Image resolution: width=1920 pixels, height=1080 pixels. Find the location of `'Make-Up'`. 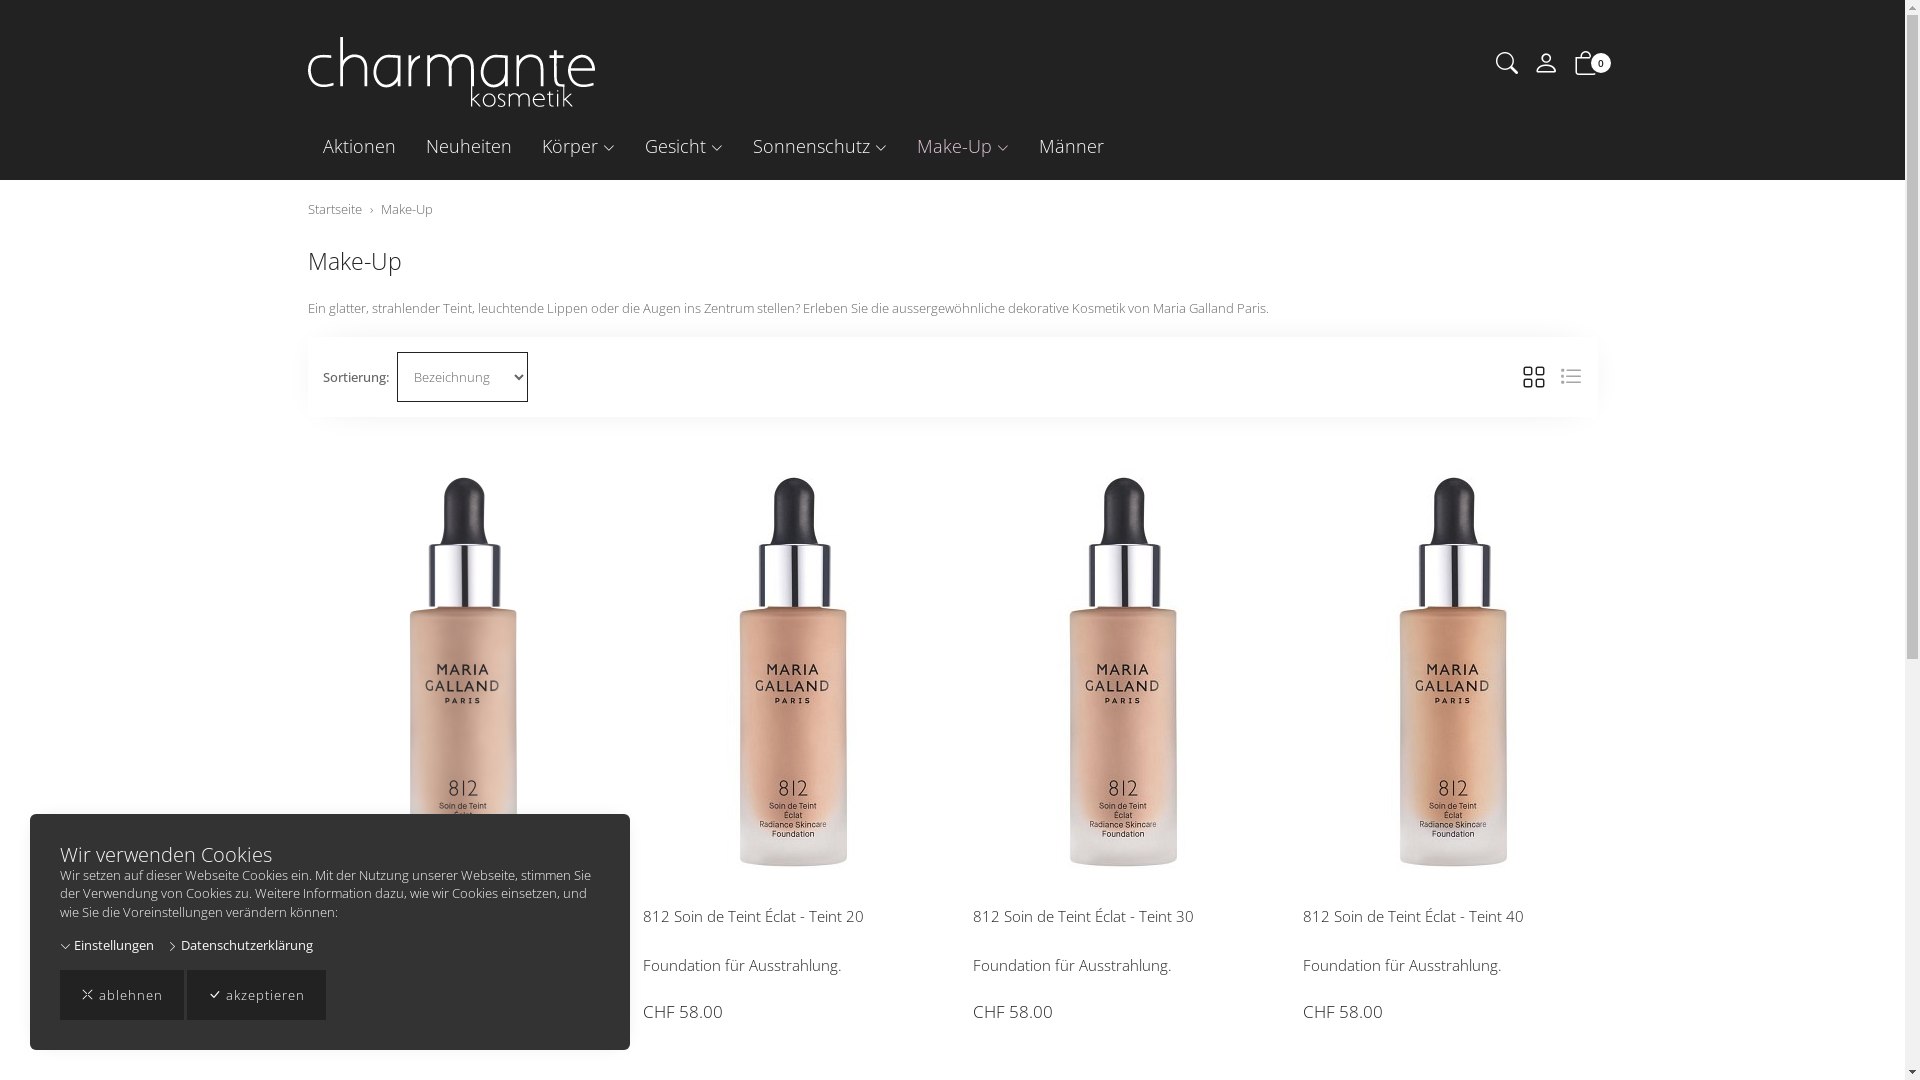

'Make-Up' is located at coordinates (963, 145).